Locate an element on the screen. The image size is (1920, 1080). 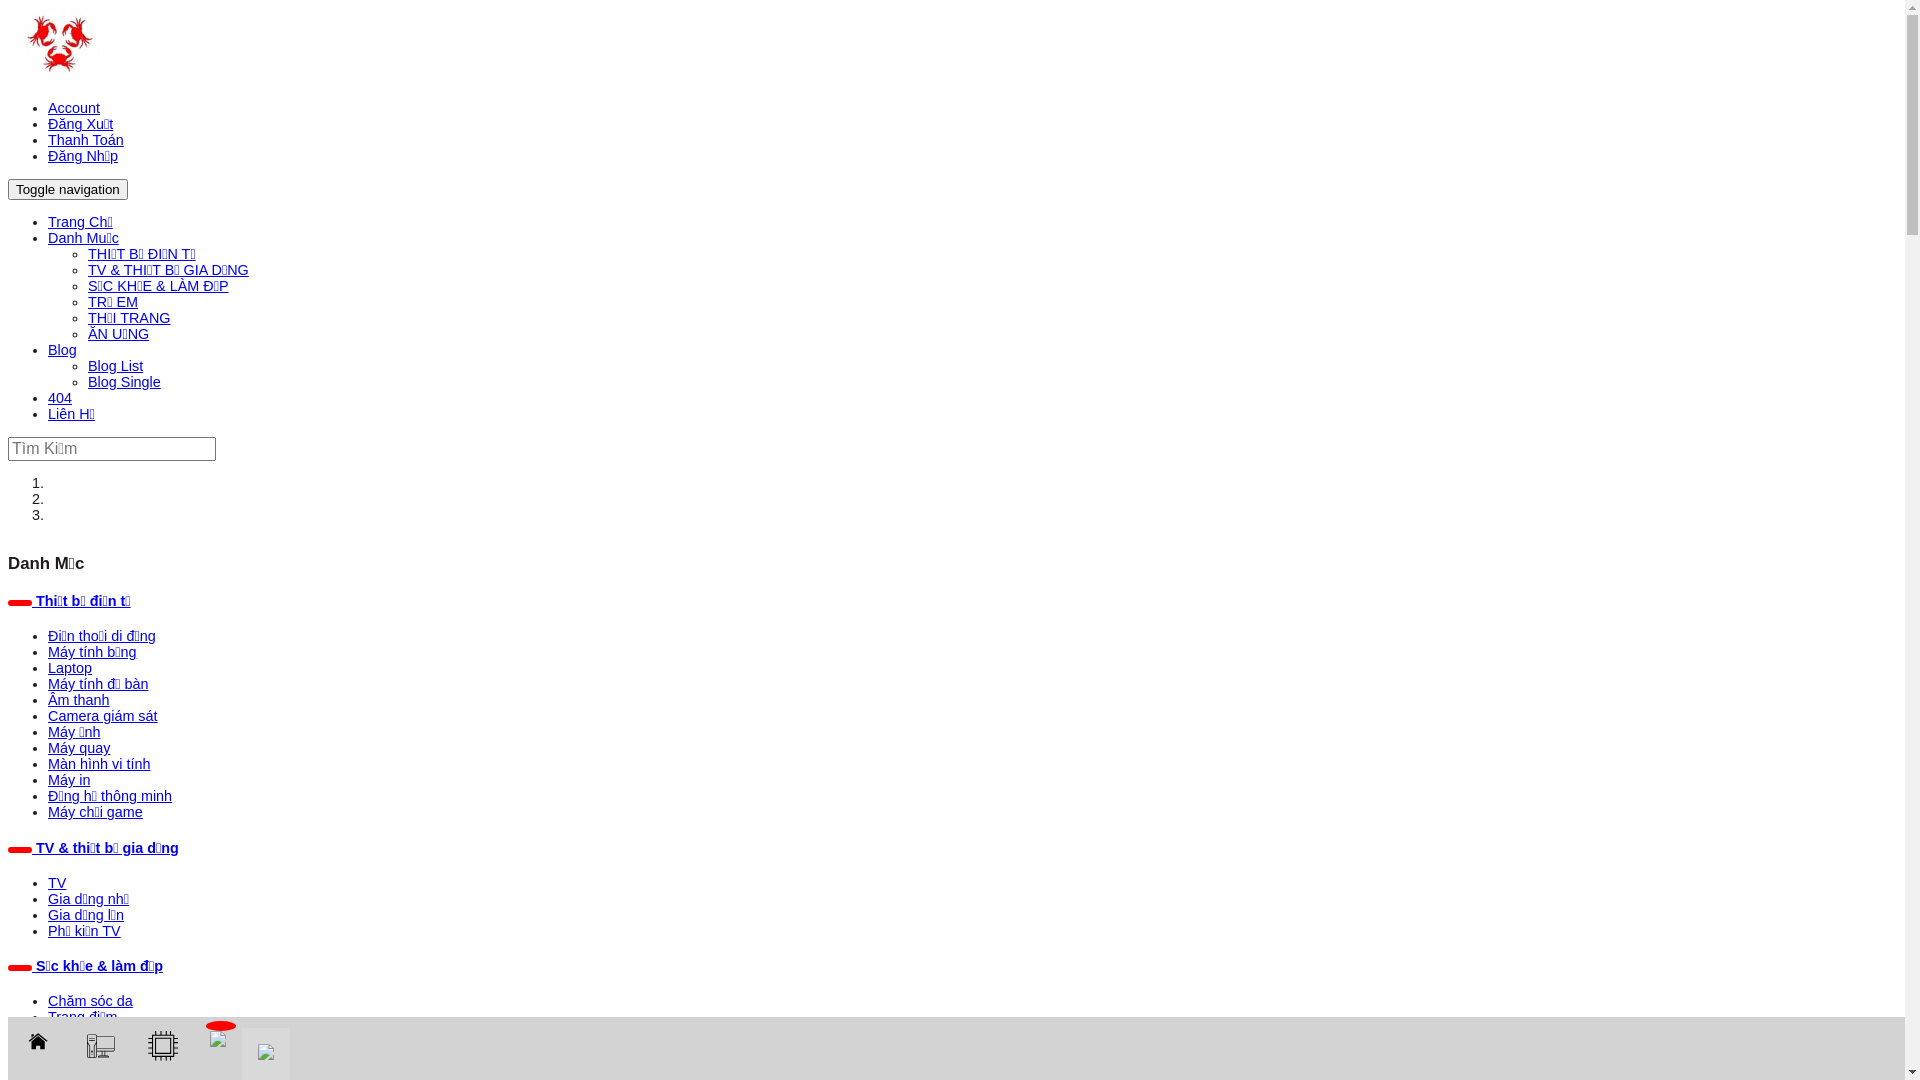
'Blog' is located at coordinates (62, 349).